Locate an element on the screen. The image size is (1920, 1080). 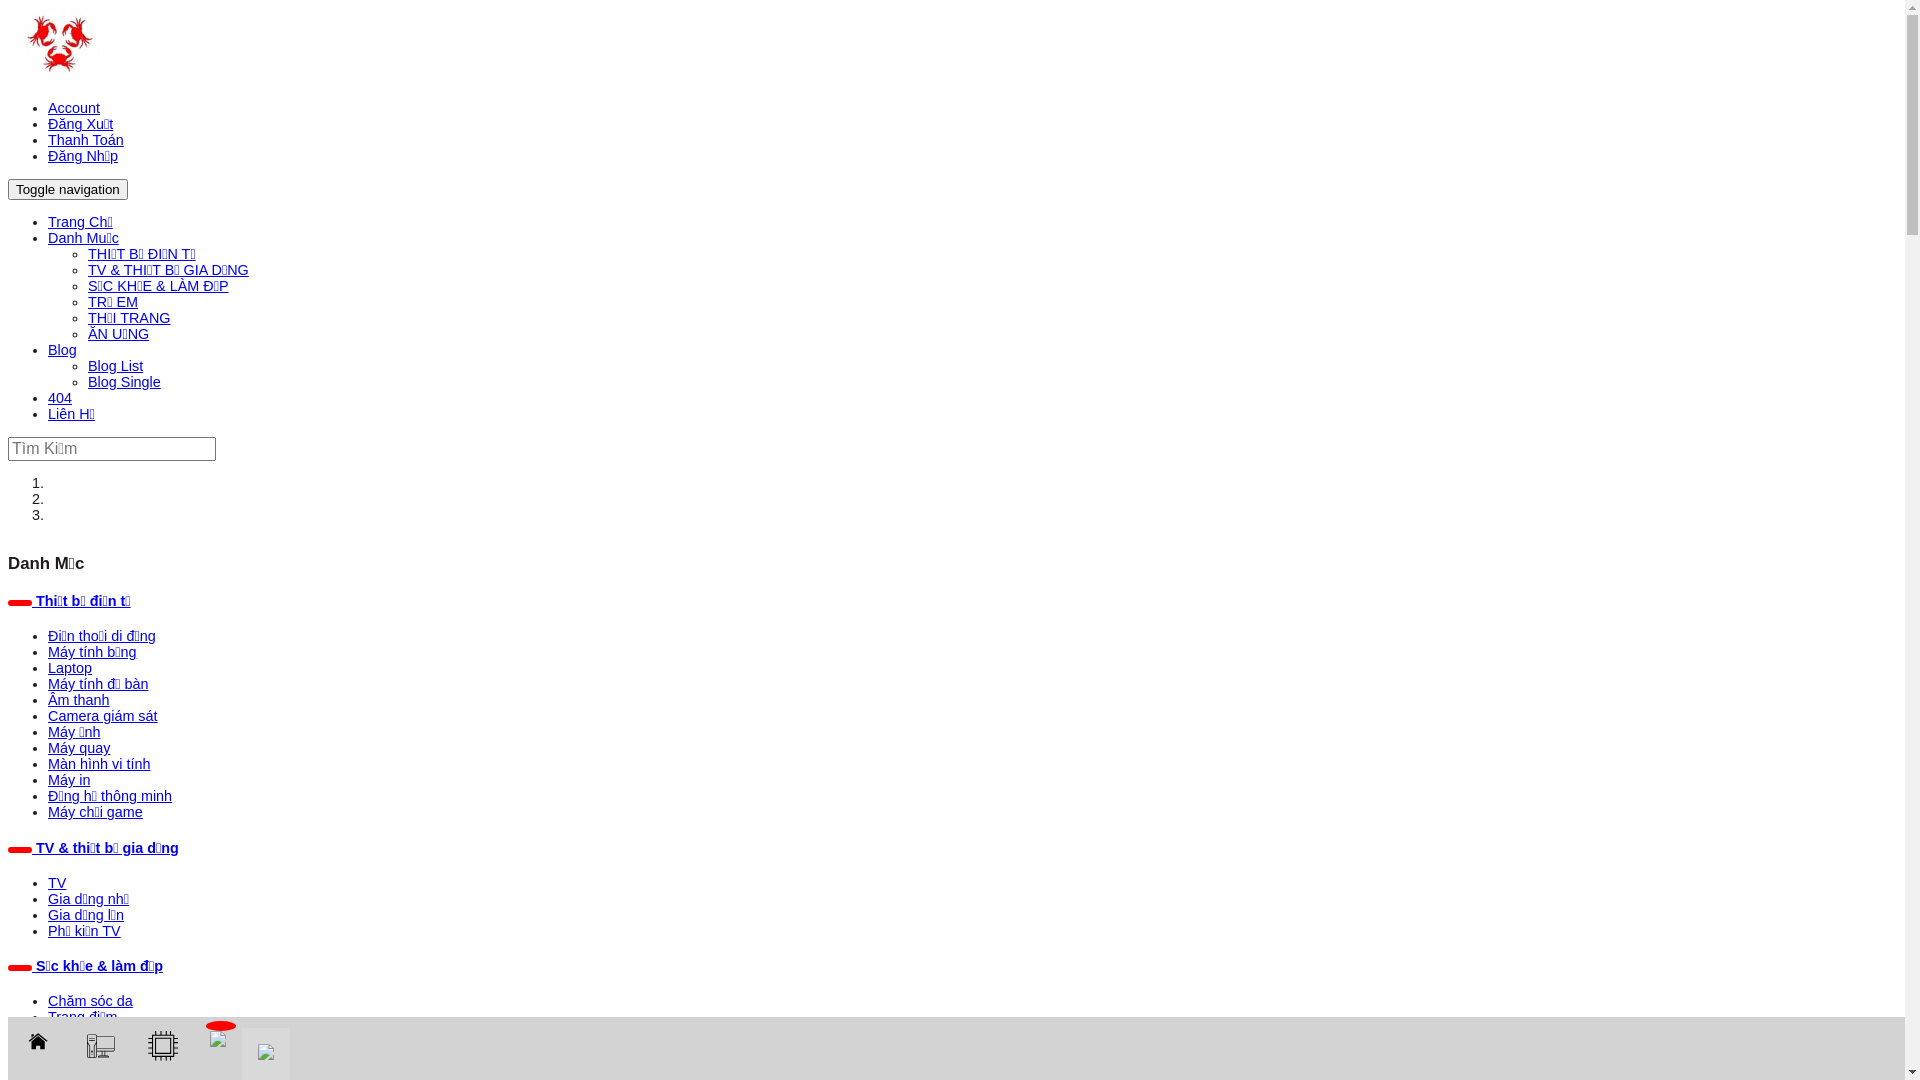
'Blog' is located at coordinates (62, 349).